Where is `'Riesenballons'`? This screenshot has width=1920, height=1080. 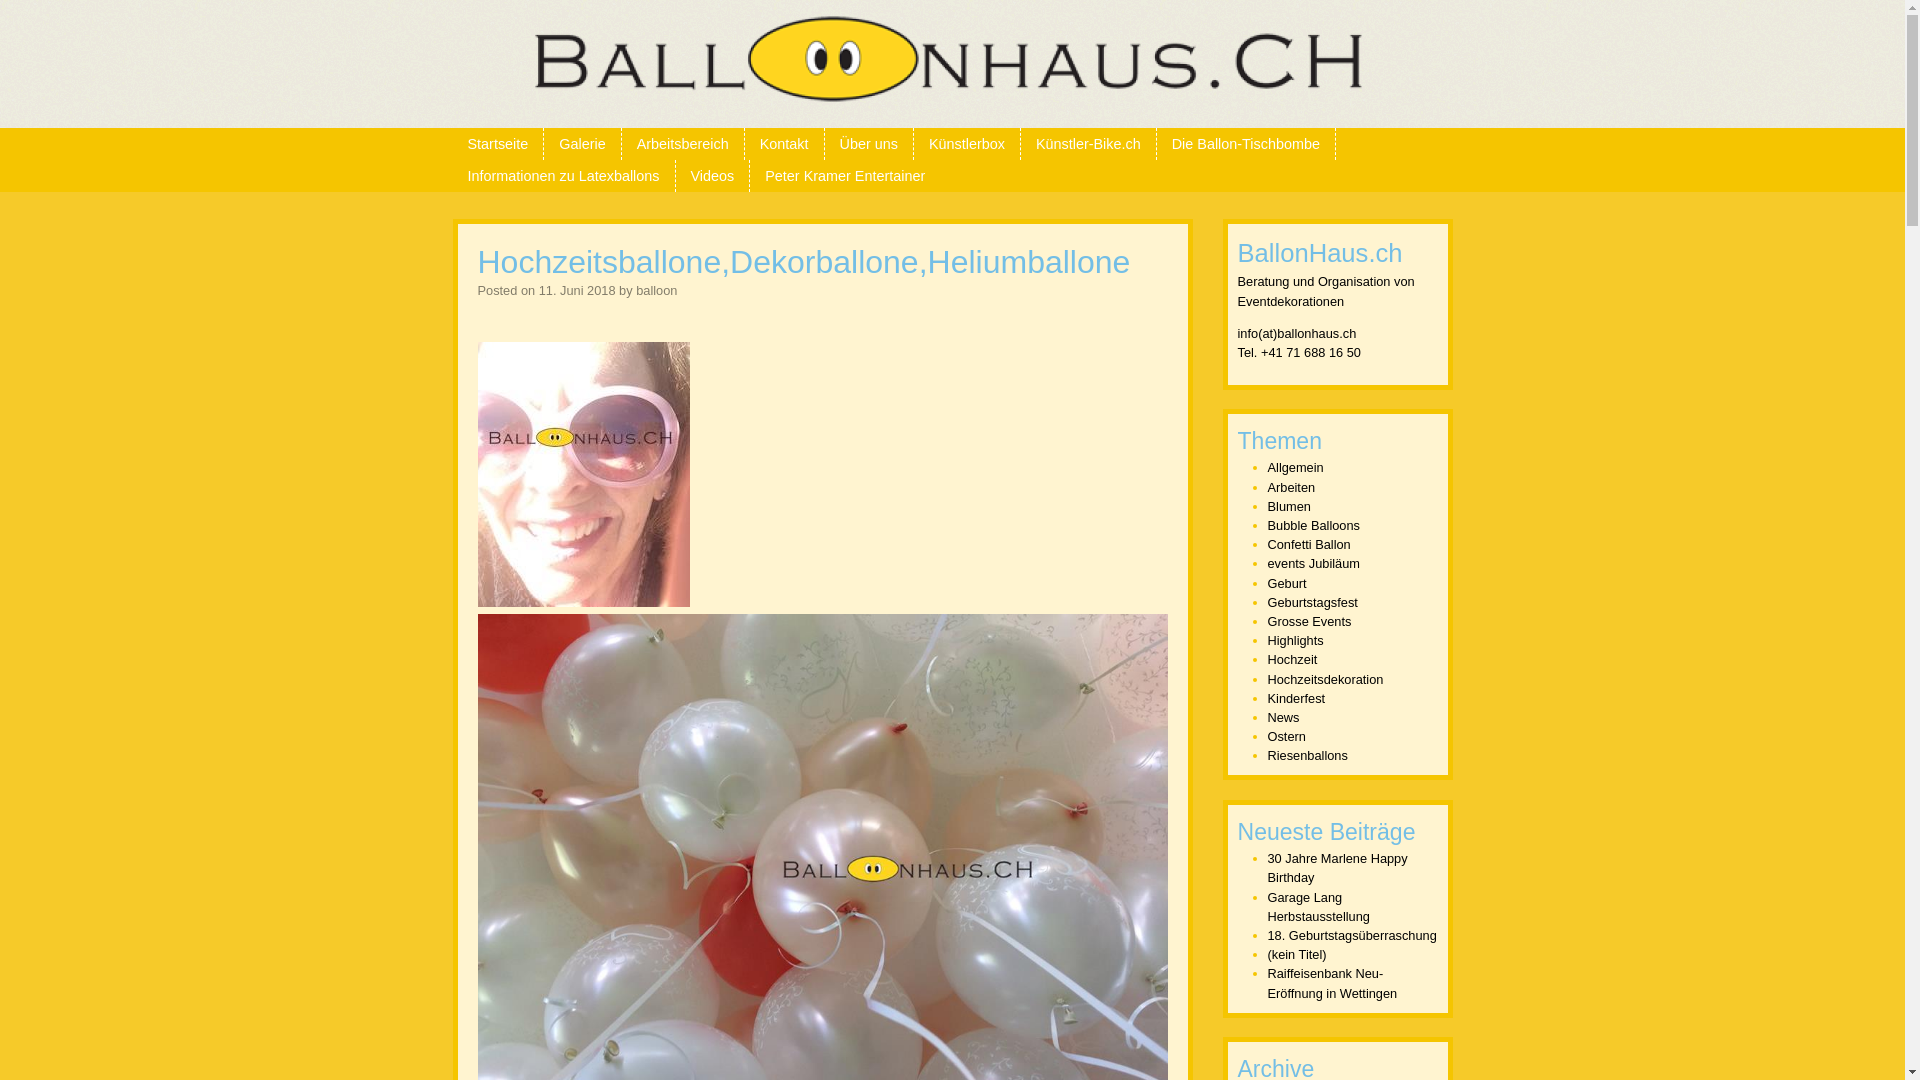 'Riesenballons' is located at coordinates (1266, 755).